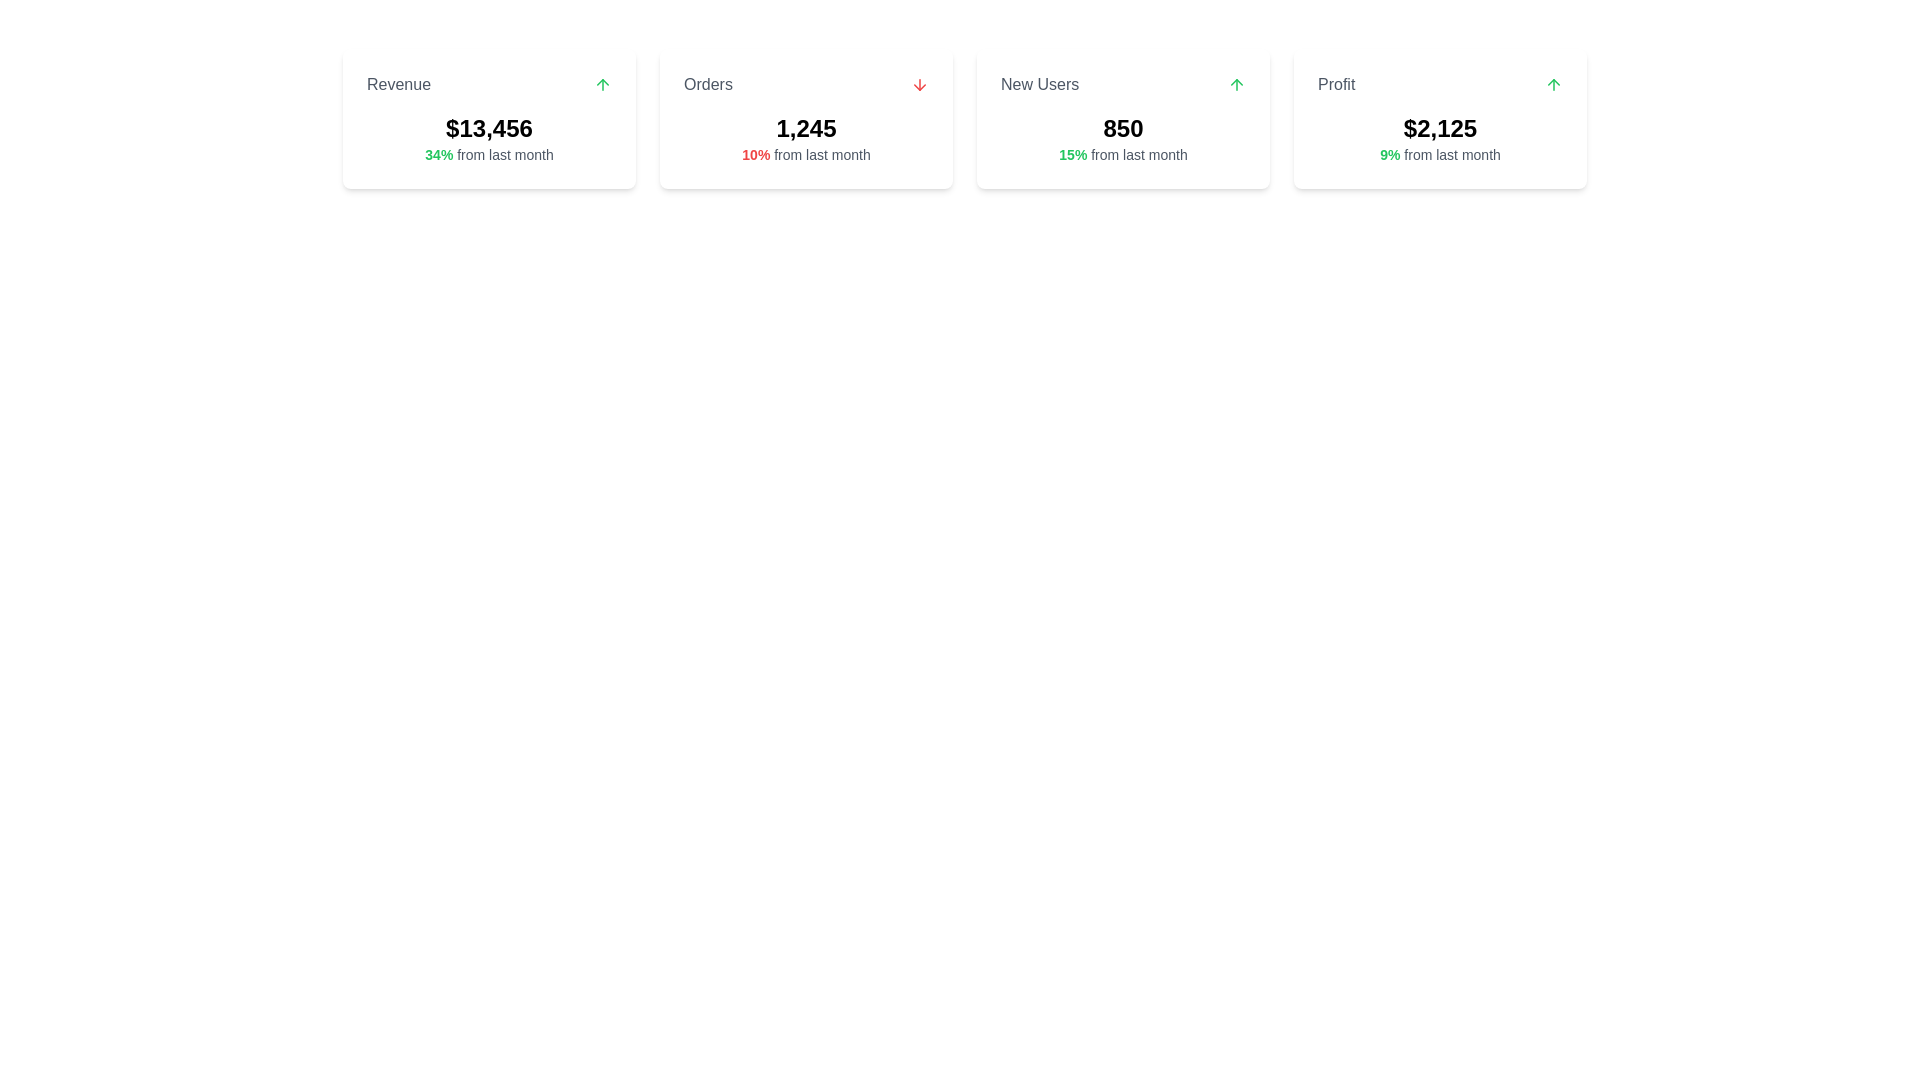 This screenshot has width=1920, height=1080. I want to click on the 'Revenue' text element, so click(398, 83).